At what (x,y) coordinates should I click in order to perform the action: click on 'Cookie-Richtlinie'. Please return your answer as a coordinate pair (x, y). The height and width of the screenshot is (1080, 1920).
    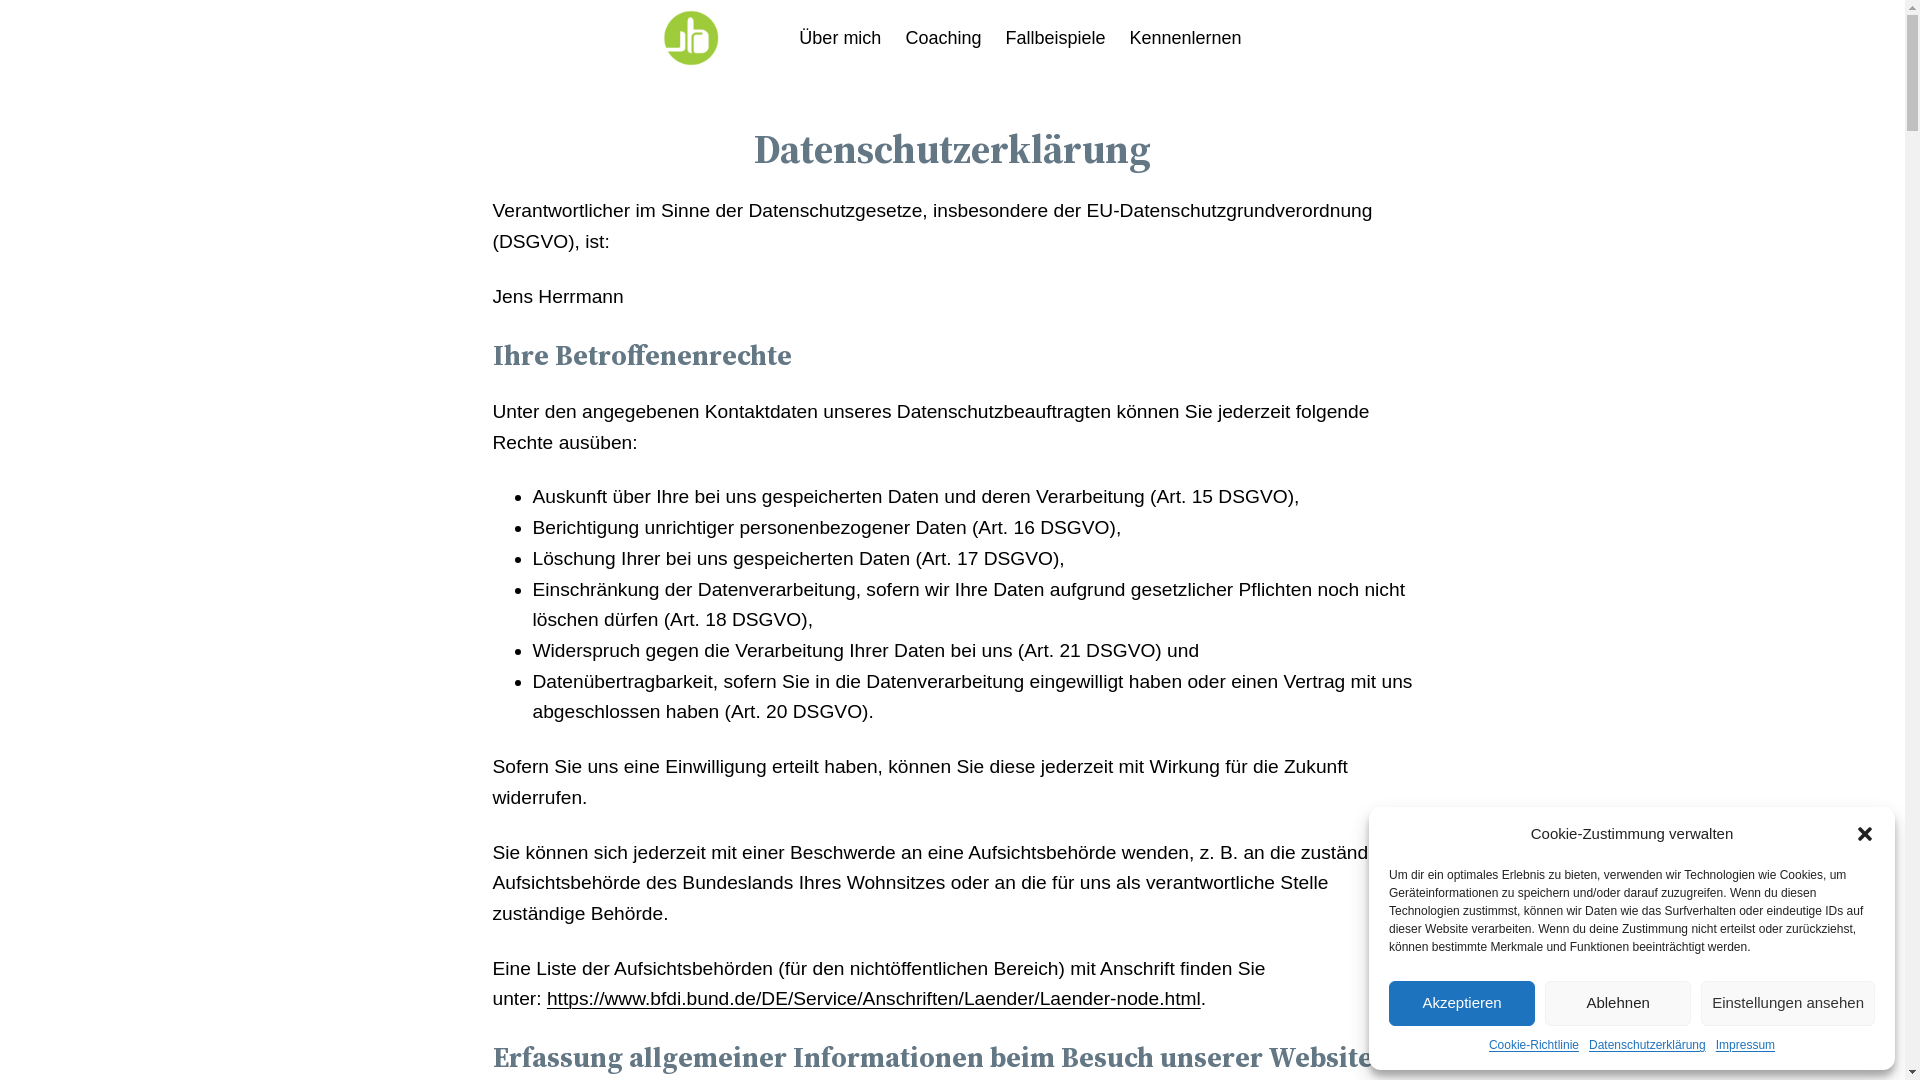
    Looking at the image, I should click on (1488, 1044).